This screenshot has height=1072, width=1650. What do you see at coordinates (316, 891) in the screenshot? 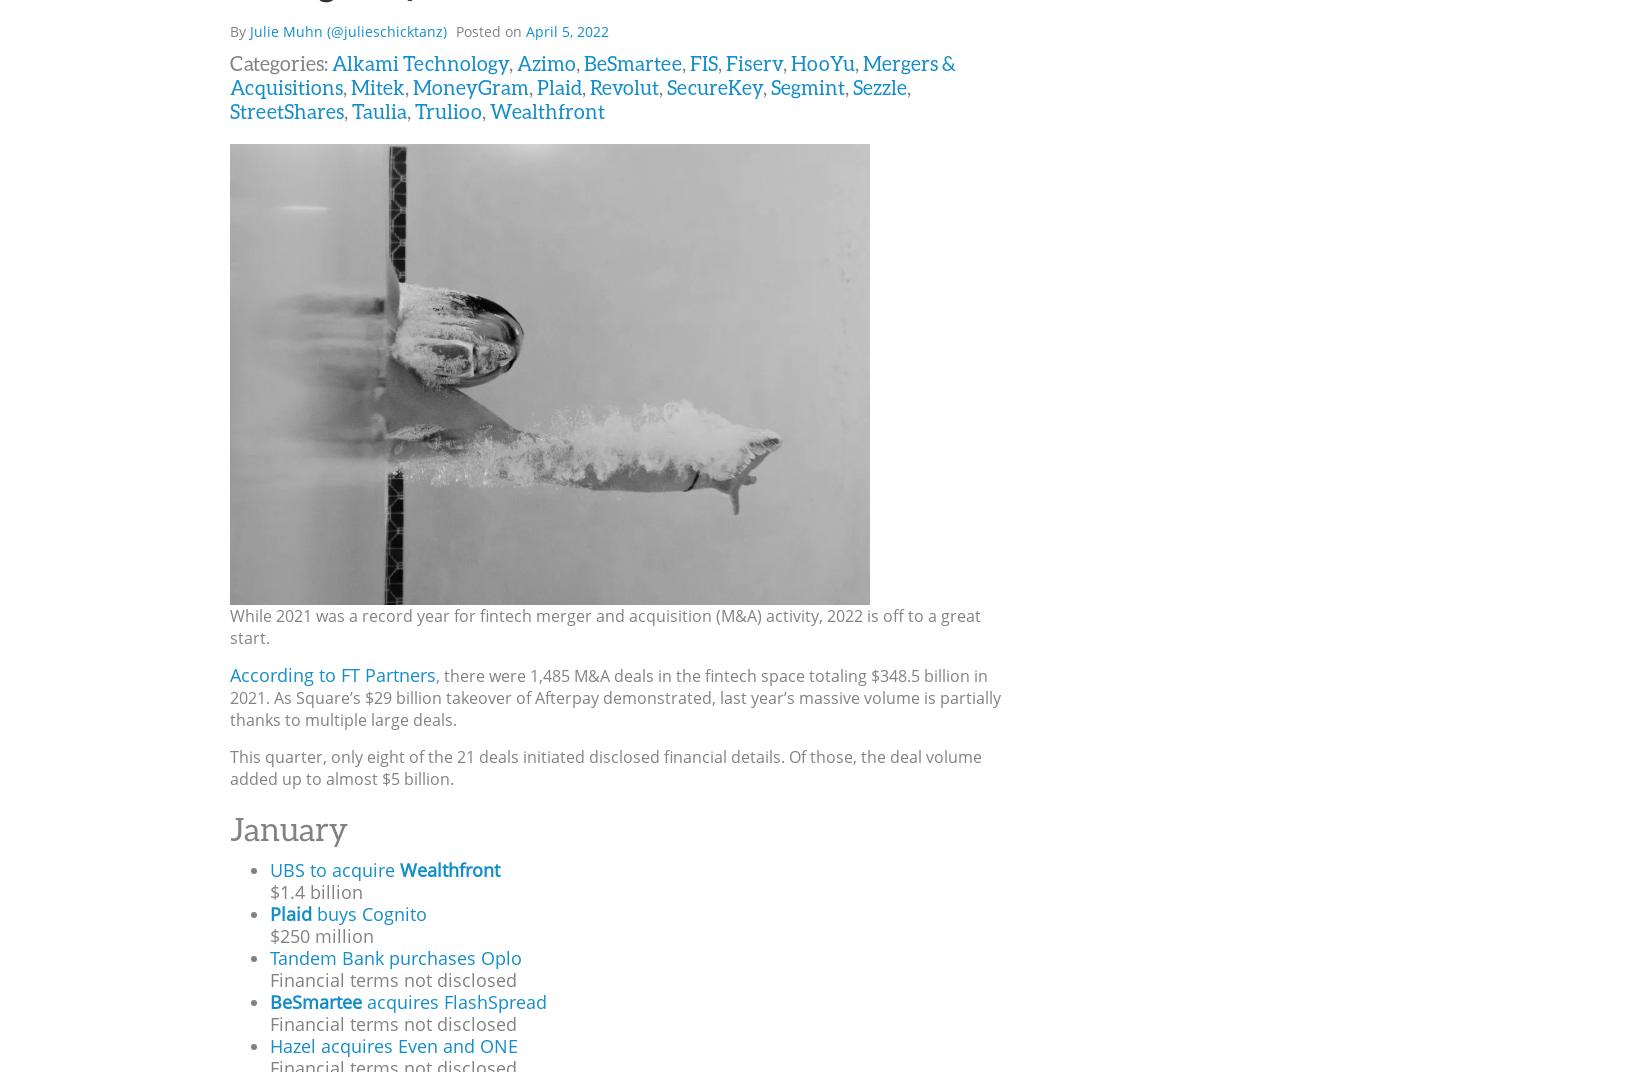
I see `'$1.4 billion'` at bounding box center [316, 891].